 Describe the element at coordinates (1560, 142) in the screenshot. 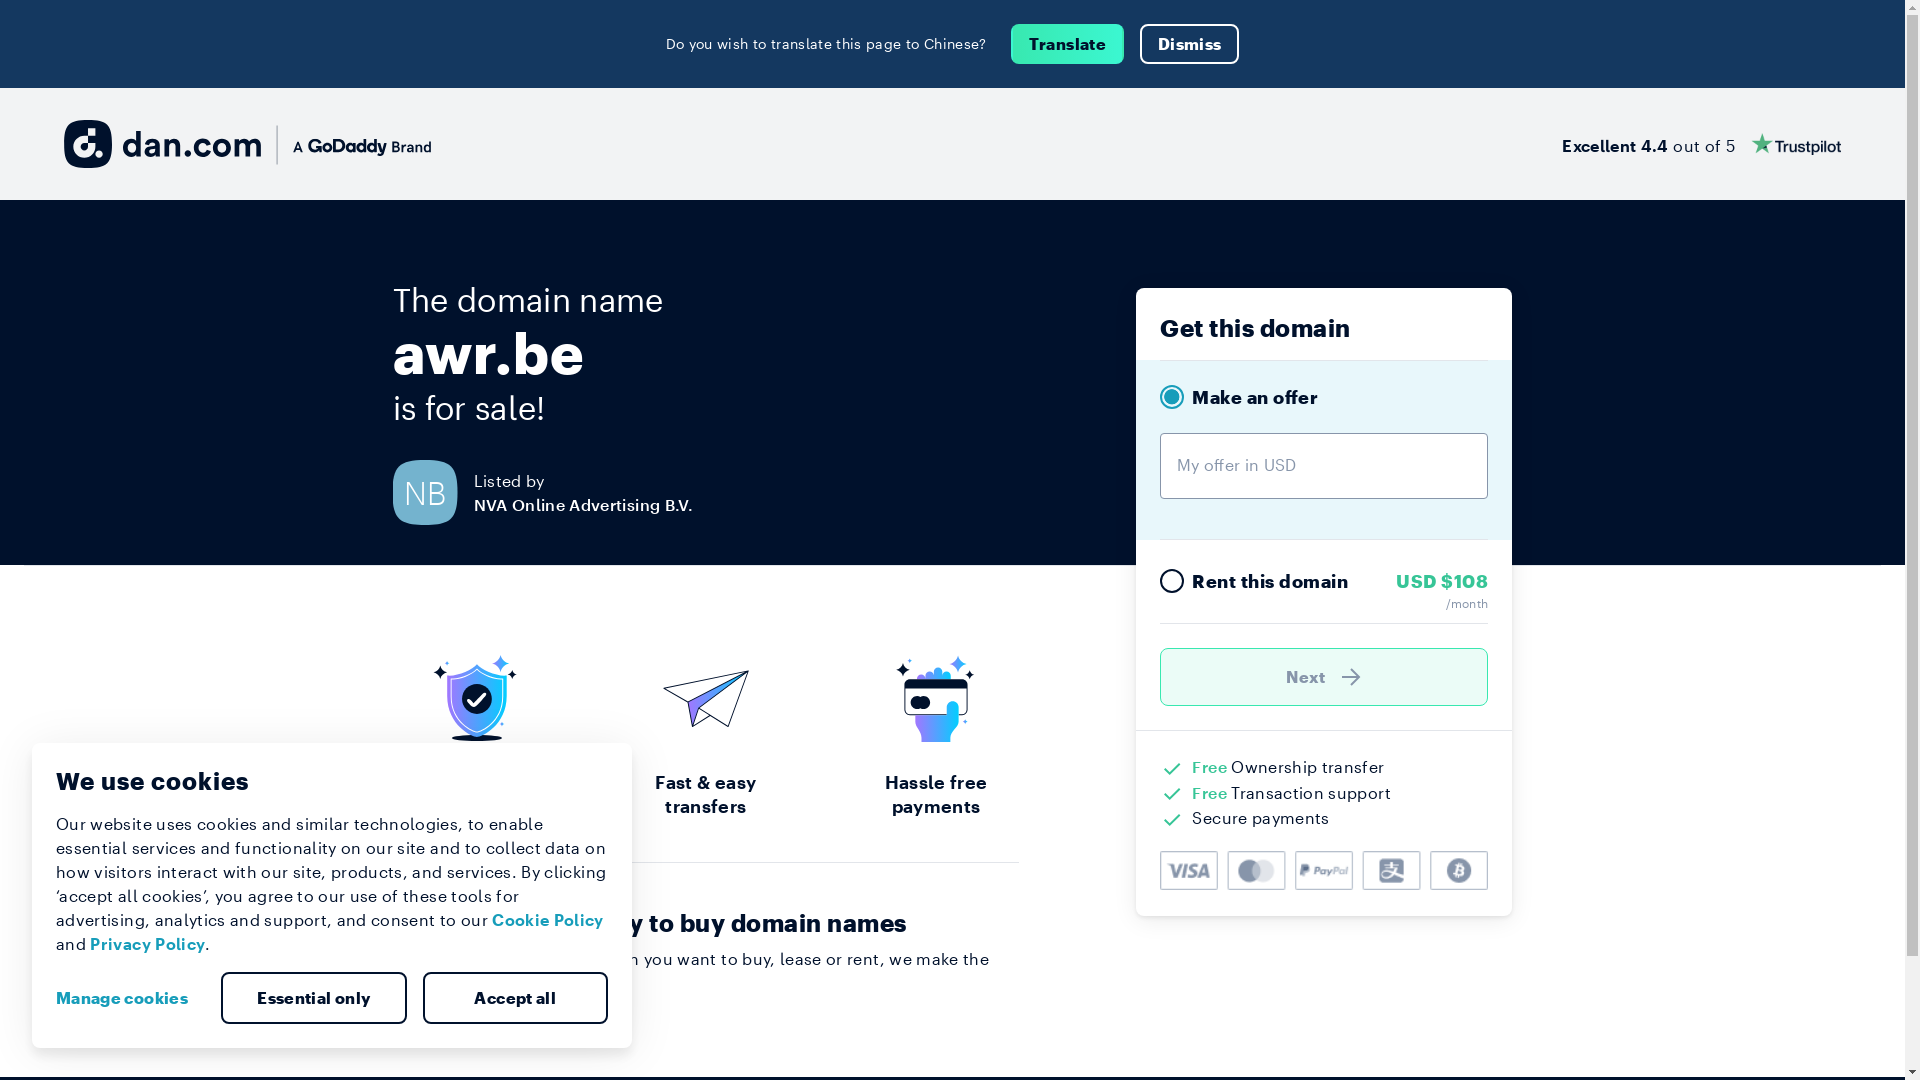

I see `'Excellent 4.4 out of 5'` at that location.